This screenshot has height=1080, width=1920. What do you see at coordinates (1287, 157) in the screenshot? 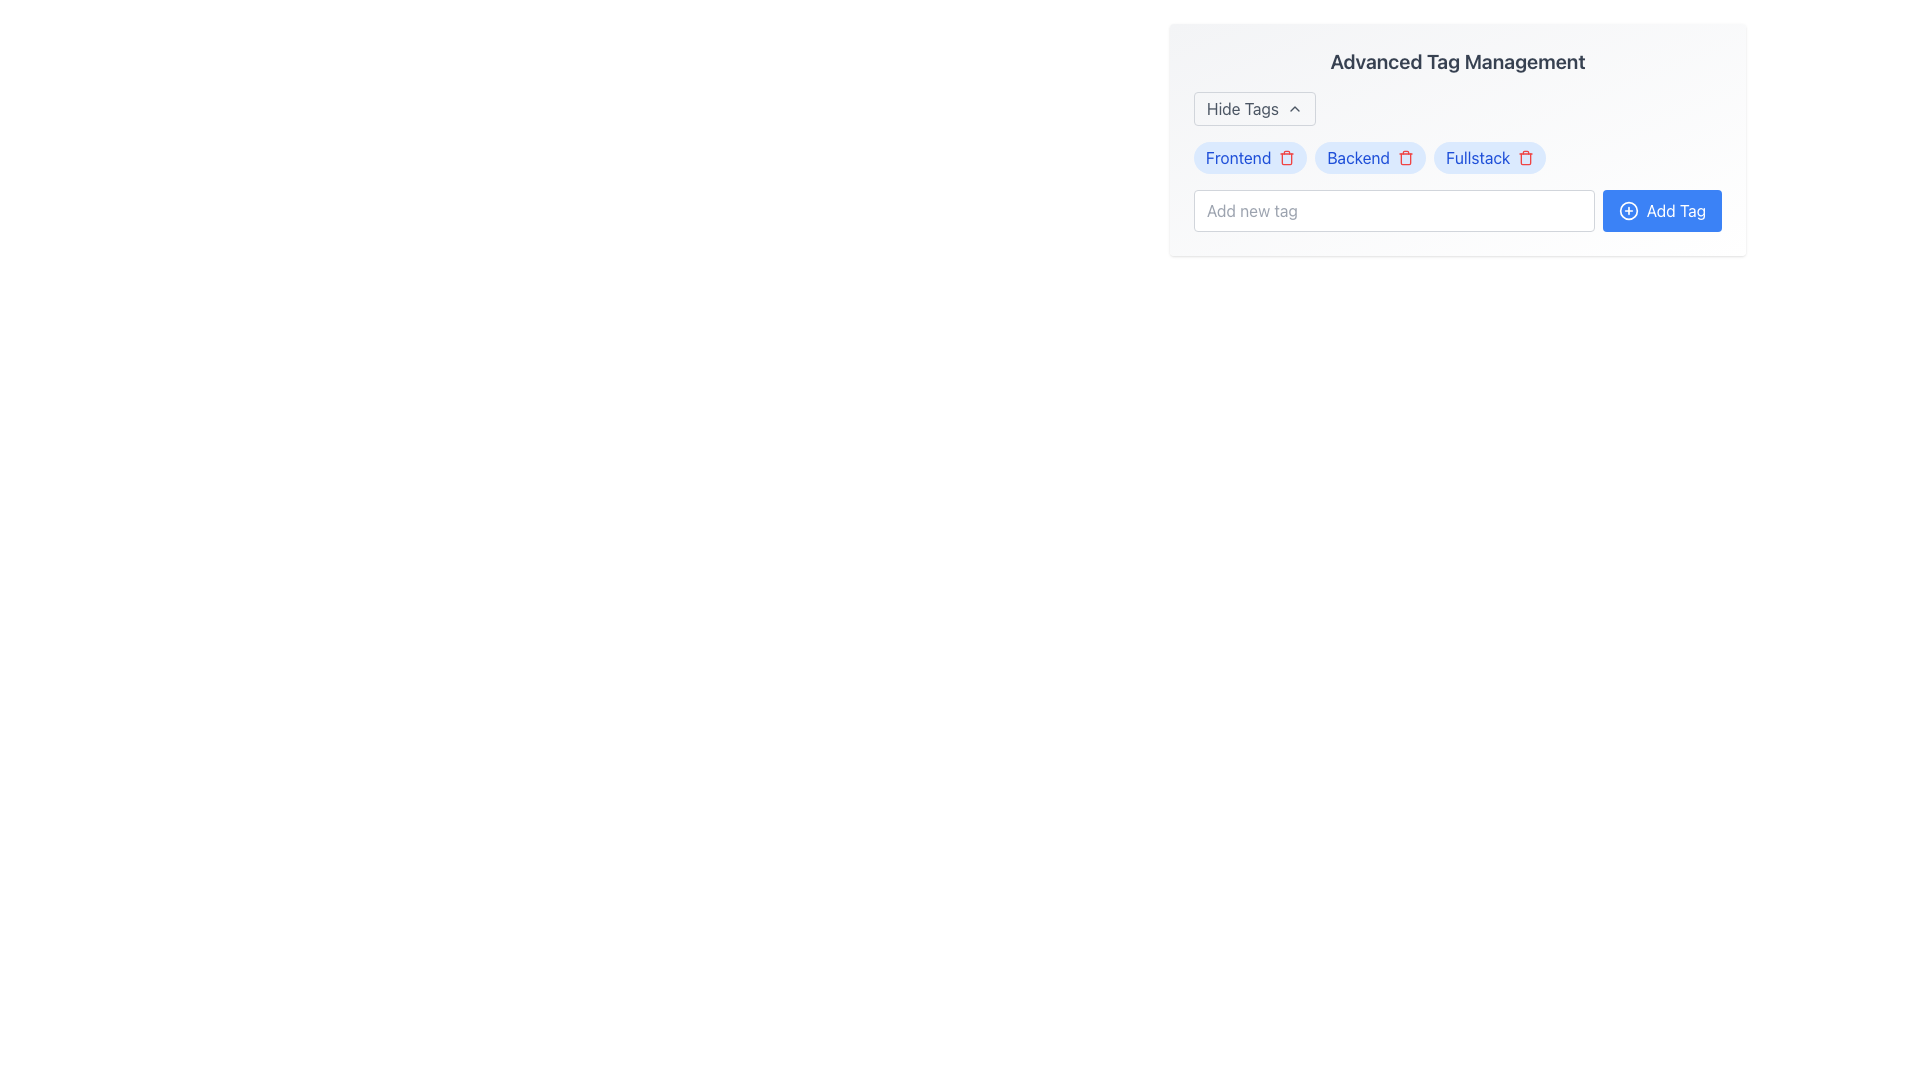
I see `the small red trash-bin icon` at bounding box center [1287, 157].